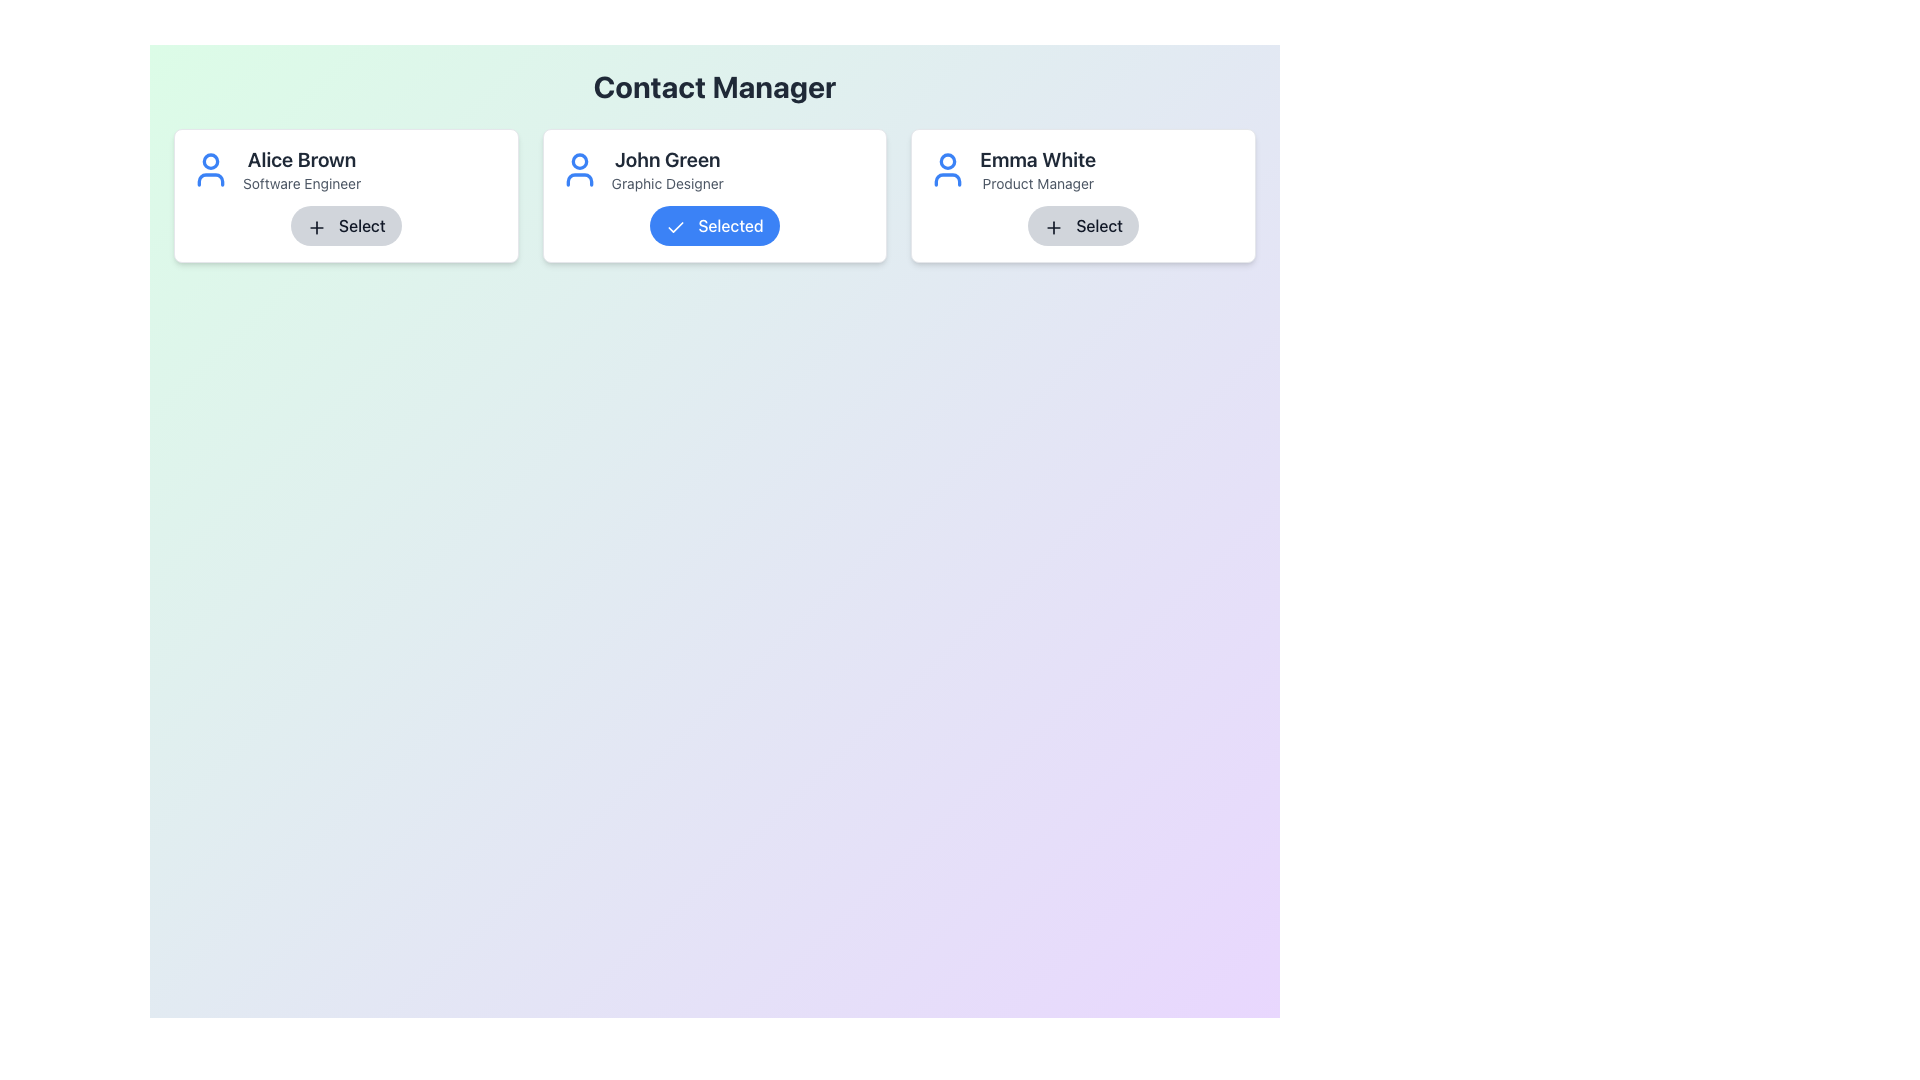  I want to click on the button with rounded edges and bright blue background containing 'Selected' text and a checkmark icon, so click(715, 225).